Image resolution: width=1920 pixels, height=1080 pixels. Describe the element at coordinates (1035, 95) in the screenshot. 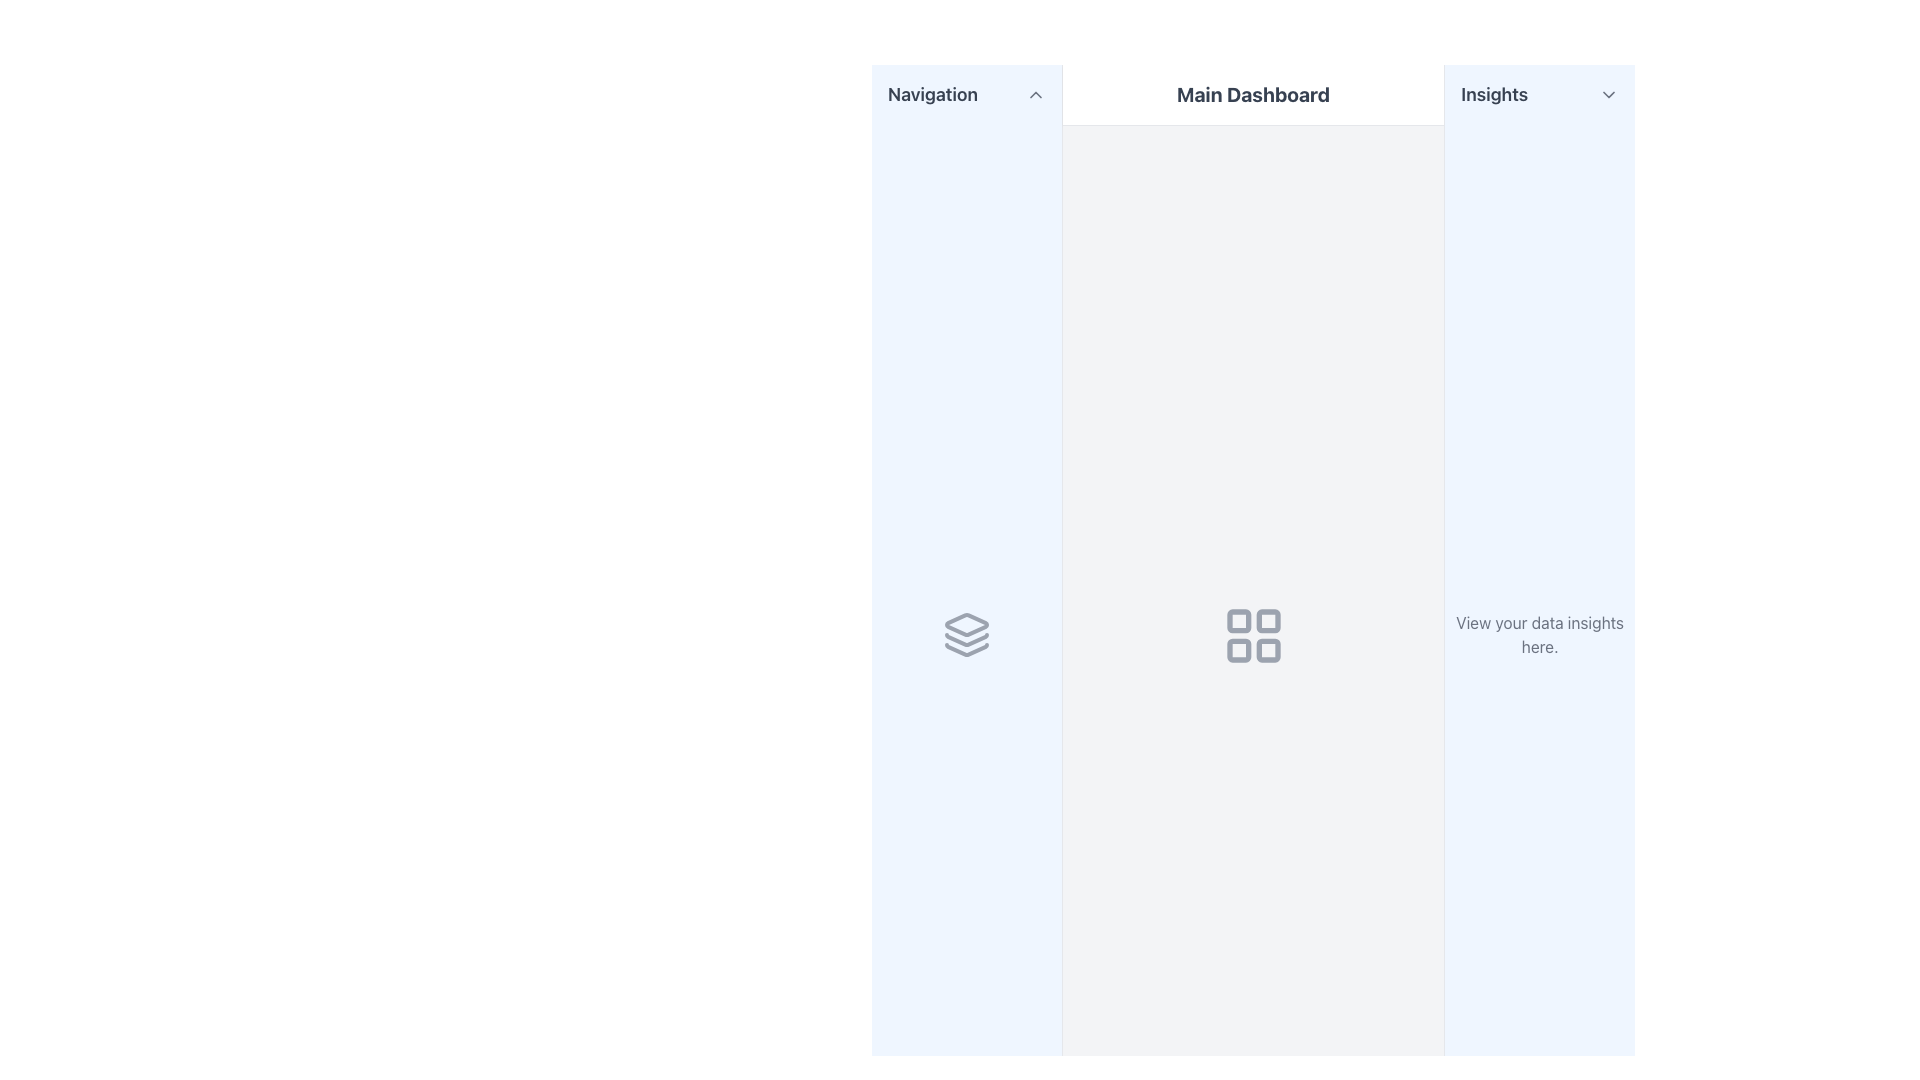

I see `the icon button located on the right side of the Navigation header text within the sidebar` at that location.